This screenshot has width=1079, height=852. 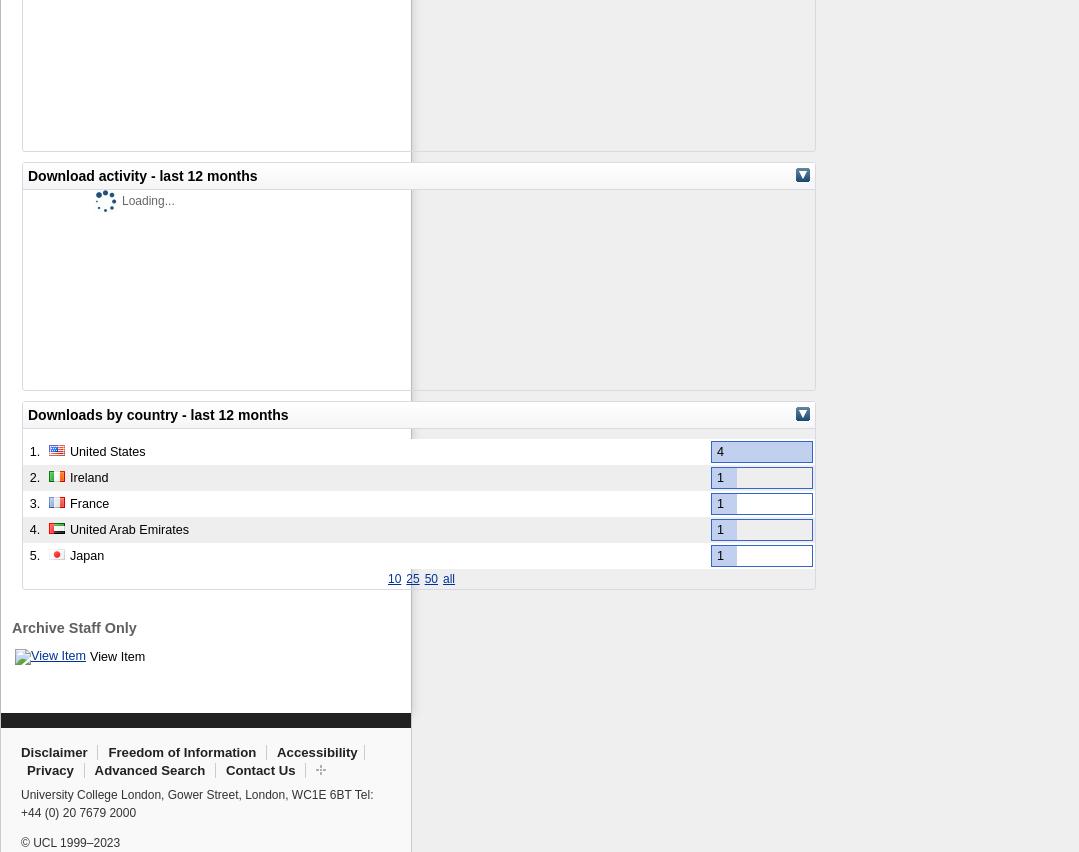 What do you see at coordinates (106, 842) in the screenshot?
I see `'2023'` at bounding box center [106, 842].